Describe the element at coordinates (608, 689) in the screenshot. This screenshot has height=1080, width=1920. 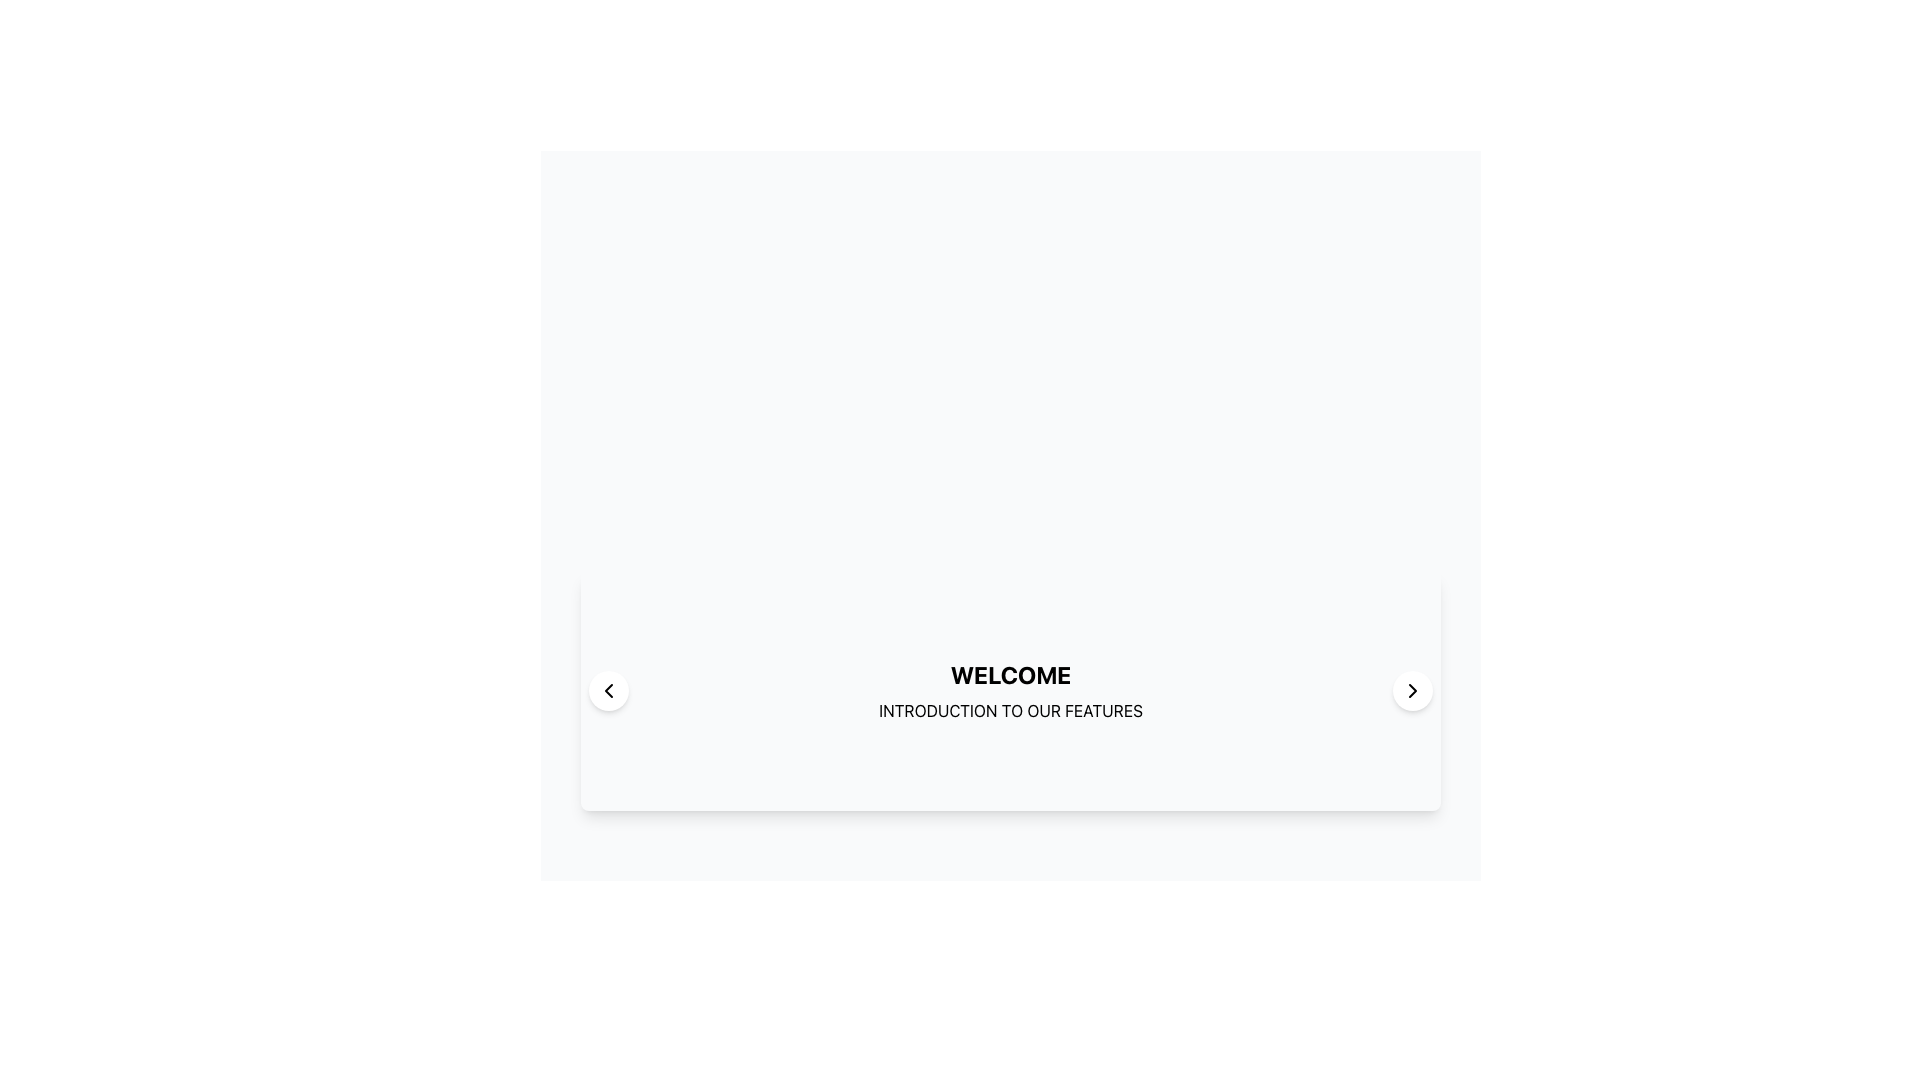
I see `the left-pointing arrow icon within the circular button on the left side of the interface` at that location.